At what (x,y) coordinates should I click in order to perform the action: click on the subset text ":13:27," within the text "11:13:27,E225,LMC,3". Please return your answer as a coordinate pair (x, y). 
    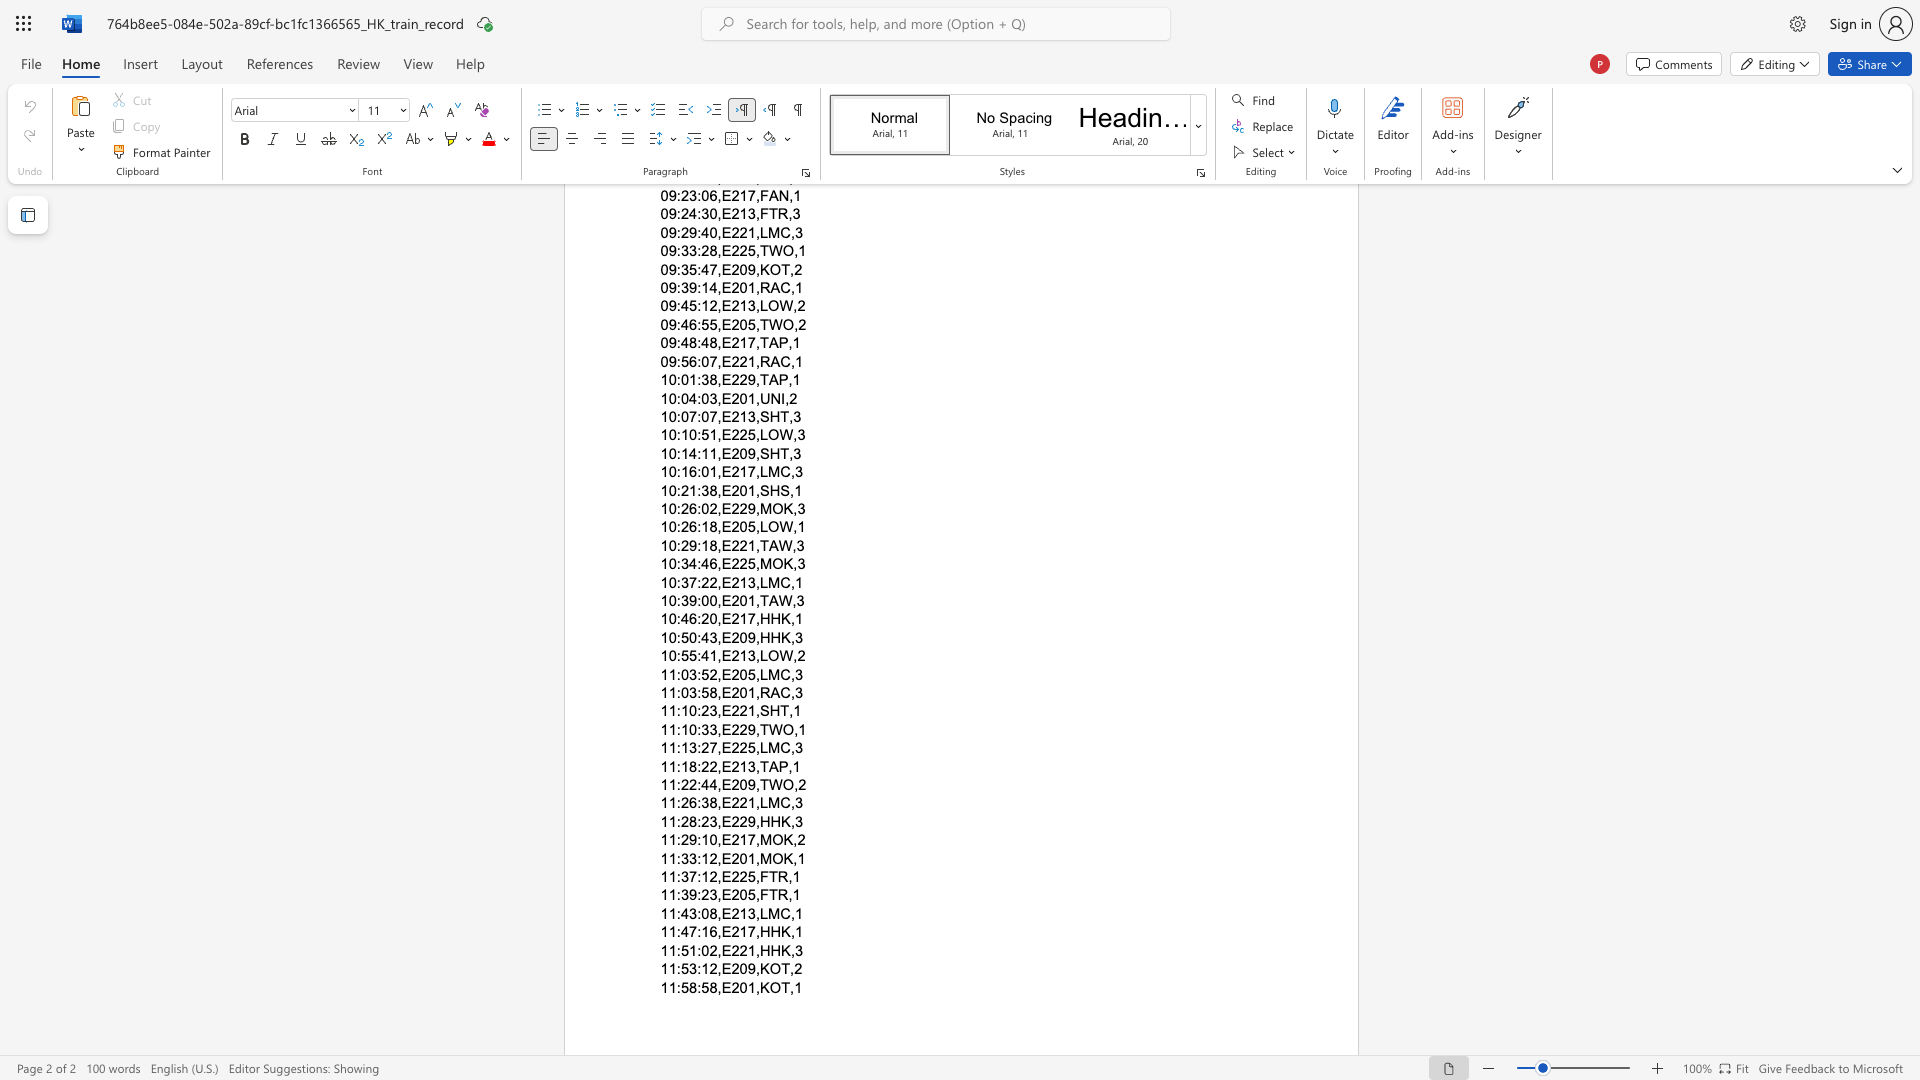
    Looking at the image, I should click on (676, 748).